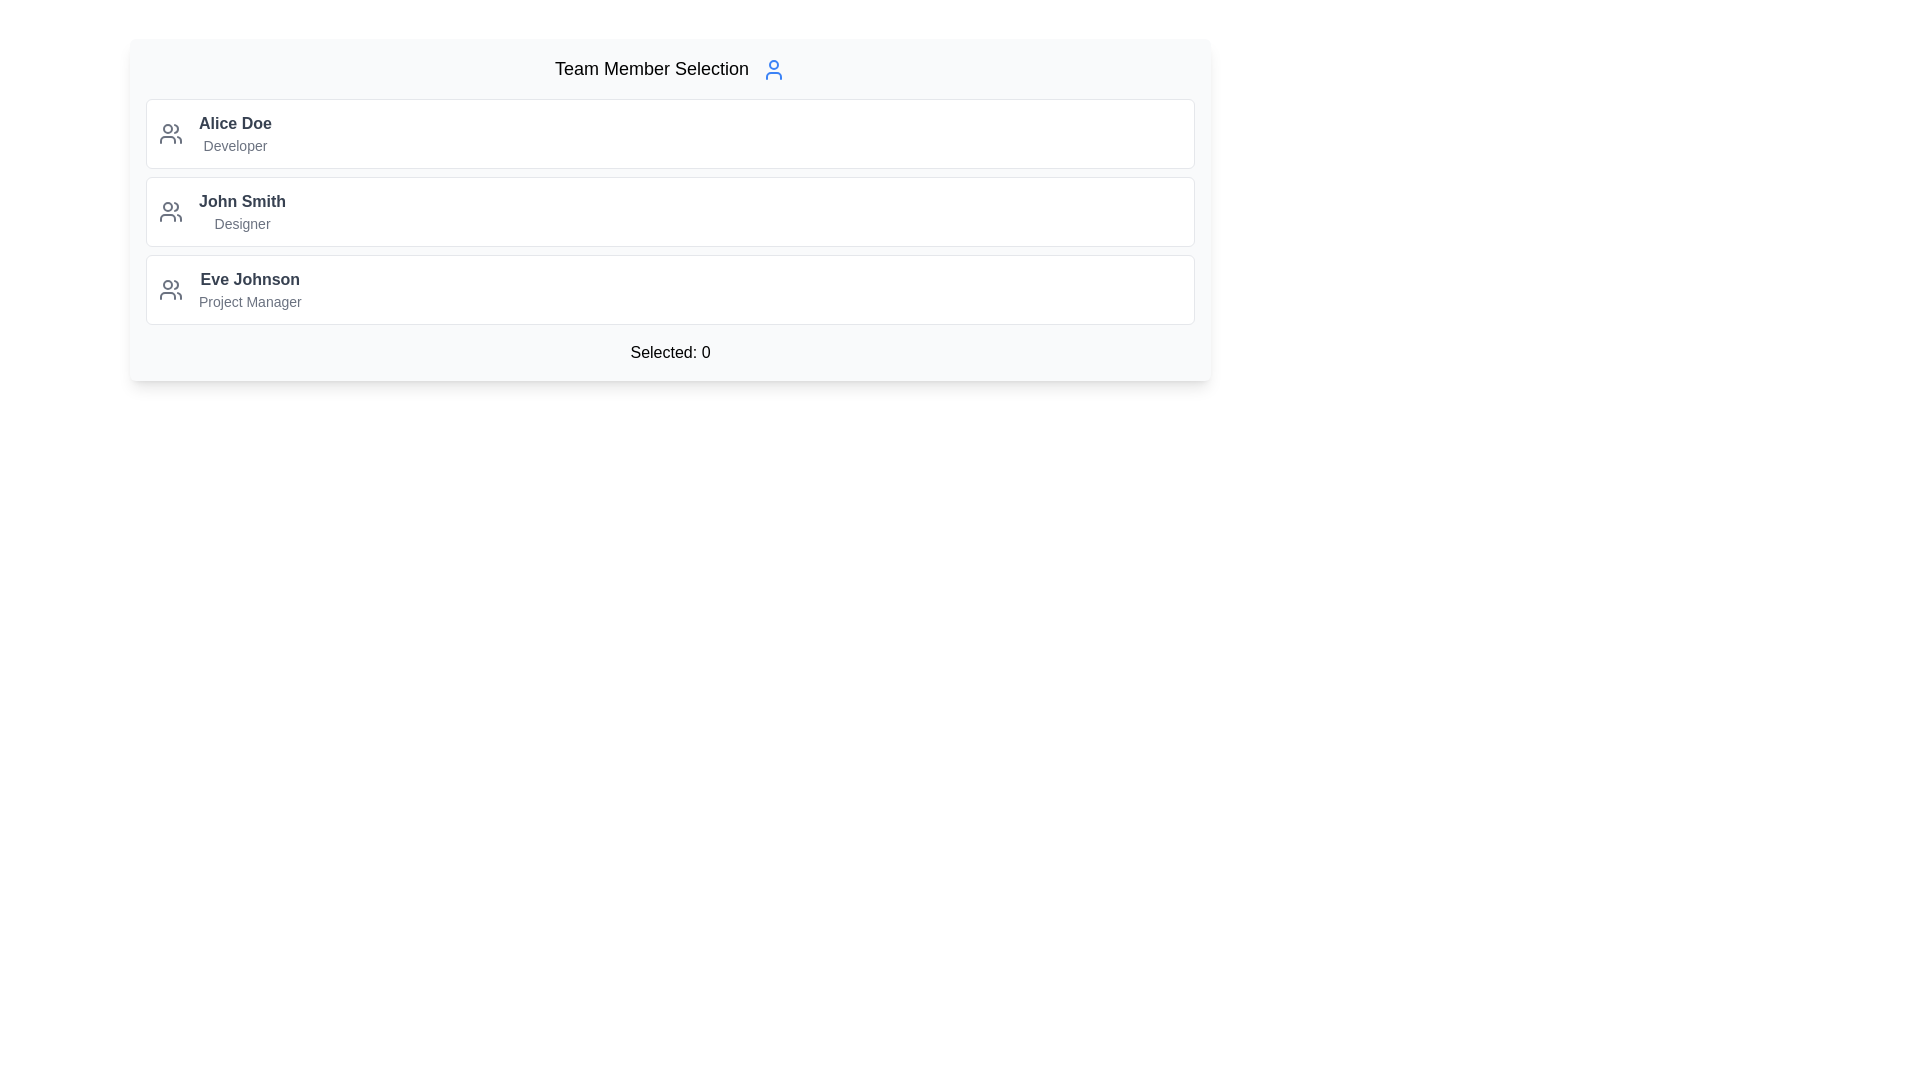 The image size is (1920, 1080). Describe the element at coordinates (241, 201) in the screenshot. I see `the name 'John Smith' displayed in bold, dark gray font, which is part of a vertically aligned list and is the second item below 'Alice Doe'` at that location.